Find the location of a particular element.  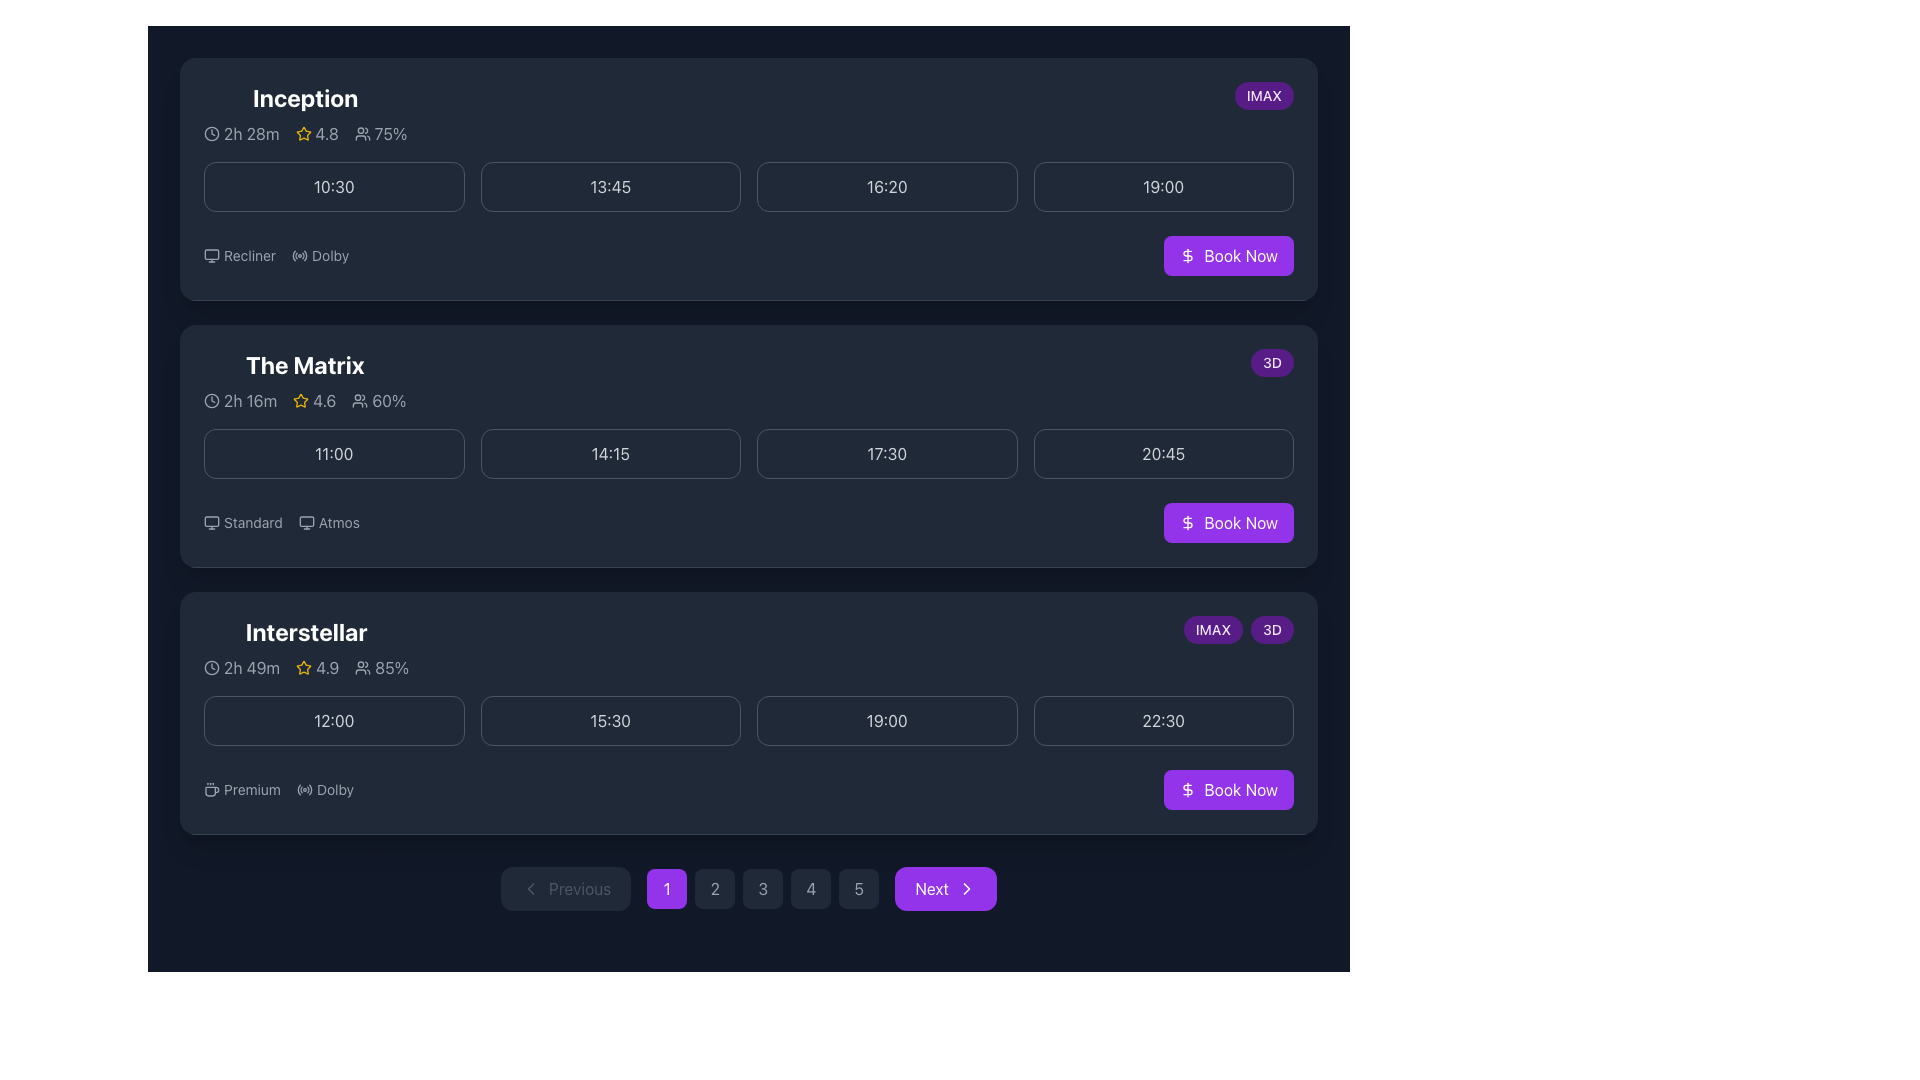

the Label indicating the premium feature for the movie 'Interstellar', which is located between a coffee cup icon and the 'Dolby' label is located at coordinates (251, 789).